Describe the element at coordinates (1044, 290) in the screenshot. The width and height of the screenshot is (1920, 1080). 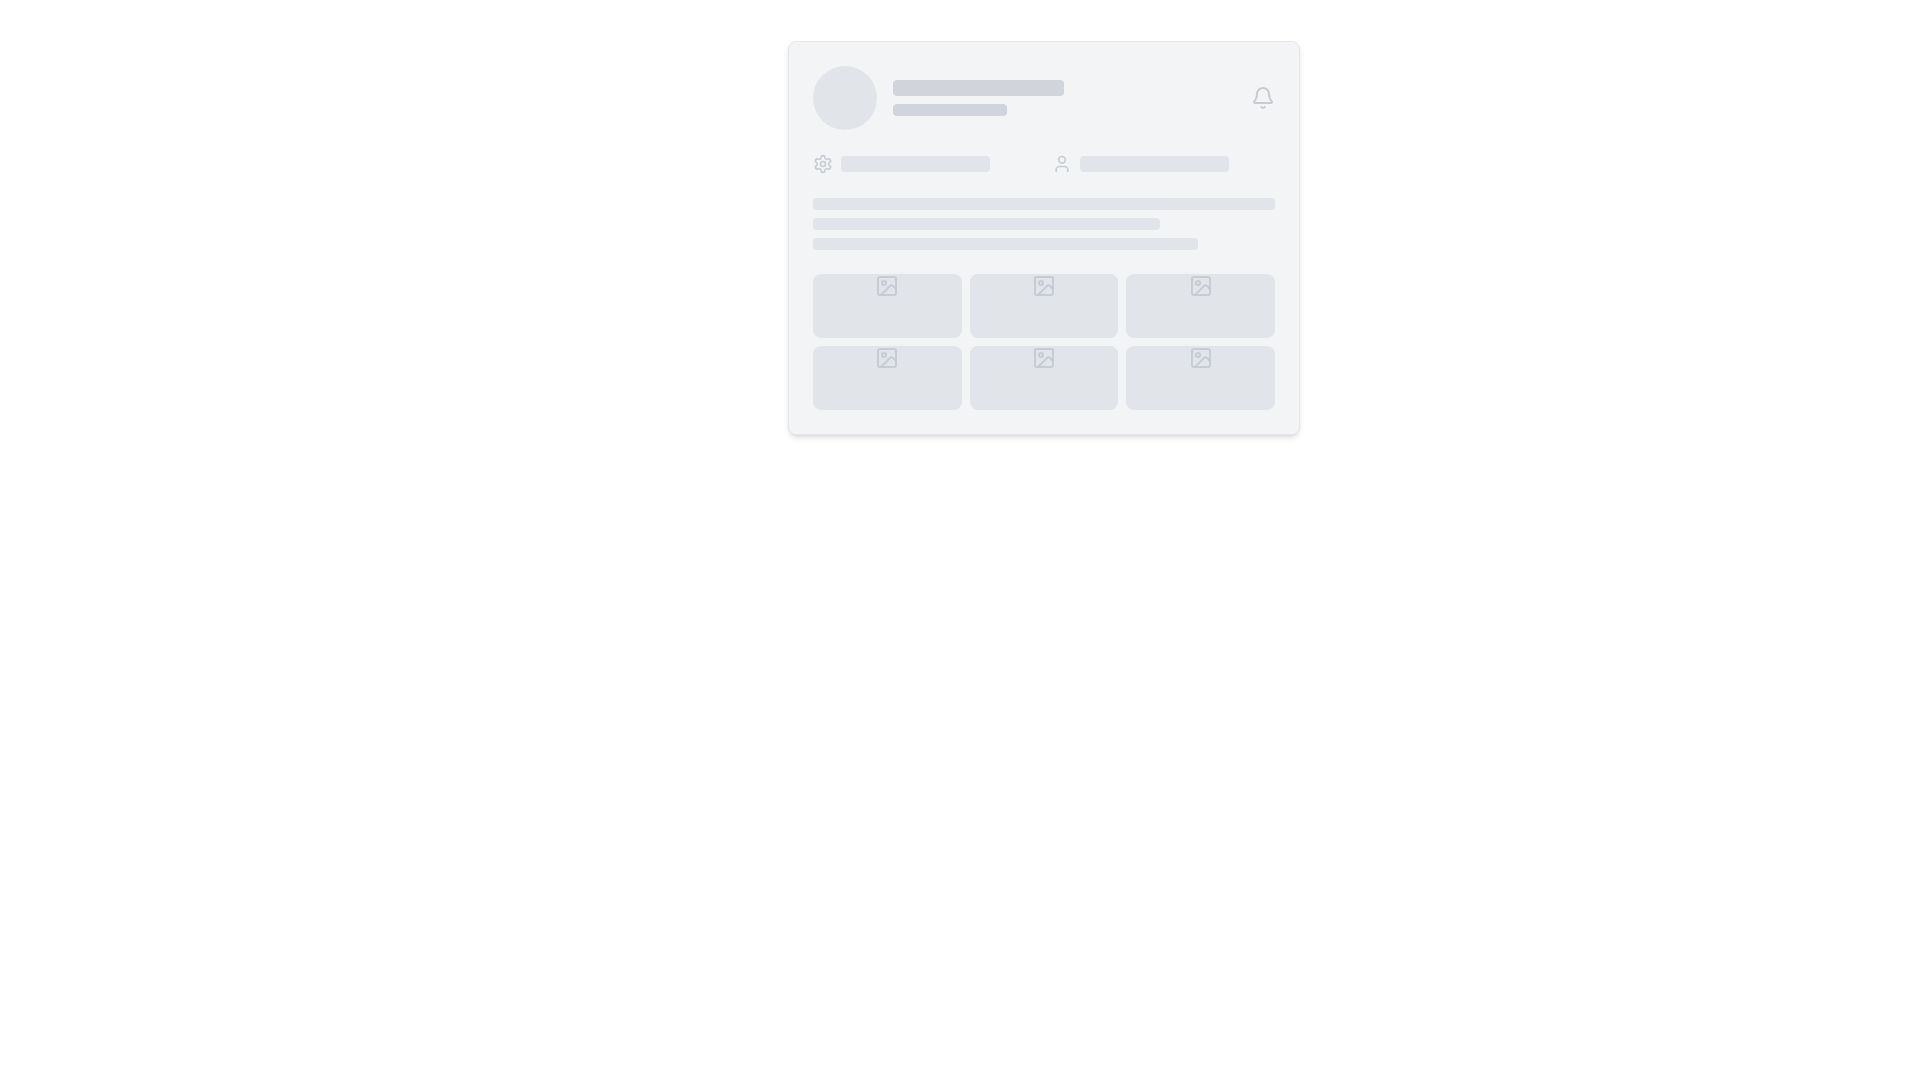
I see `the central placeholder image in the middle row and middle column of the 2x3 grid` at that location.